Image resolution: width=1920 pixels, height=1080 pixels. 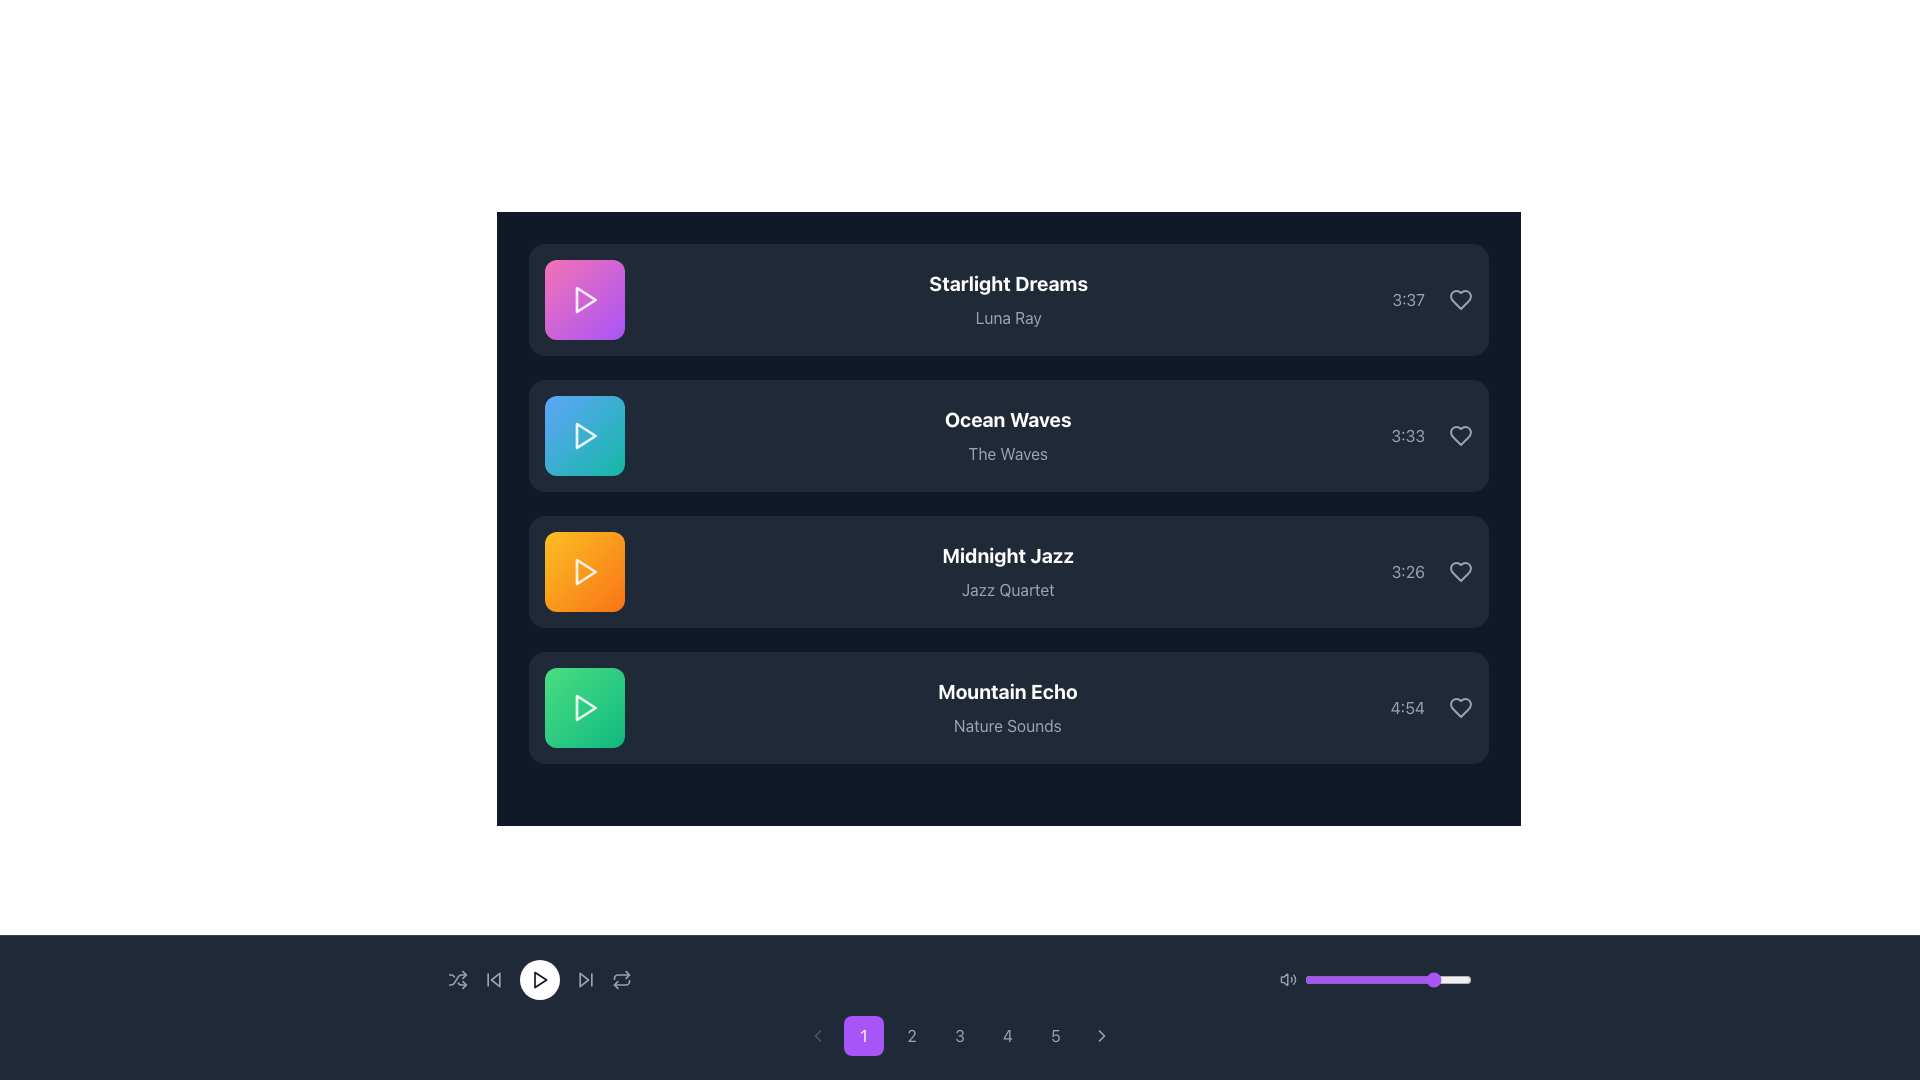 I want to click on the second play icon in the list to play the associated media item 'Ocean Waves', so click(x=585, y=434).